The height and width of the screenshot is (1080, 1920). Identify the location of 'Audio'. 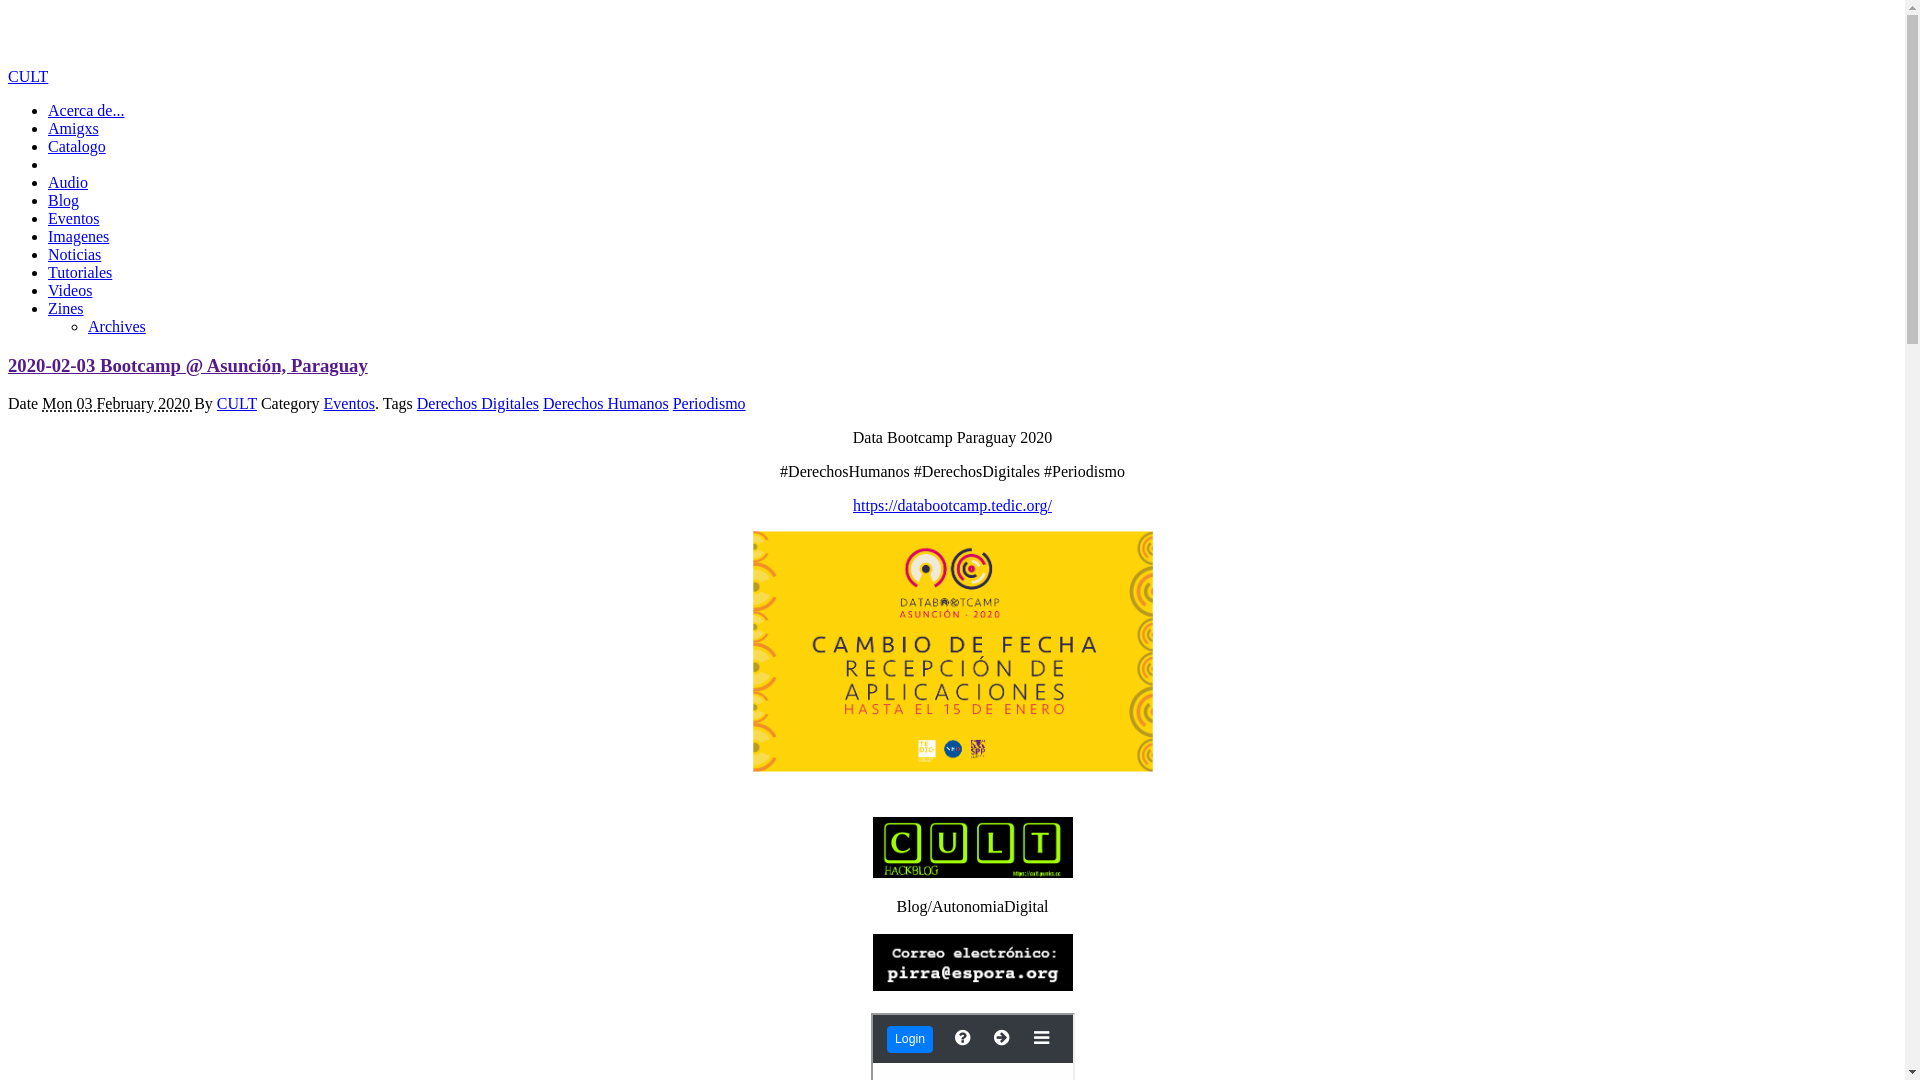
(67, 182).